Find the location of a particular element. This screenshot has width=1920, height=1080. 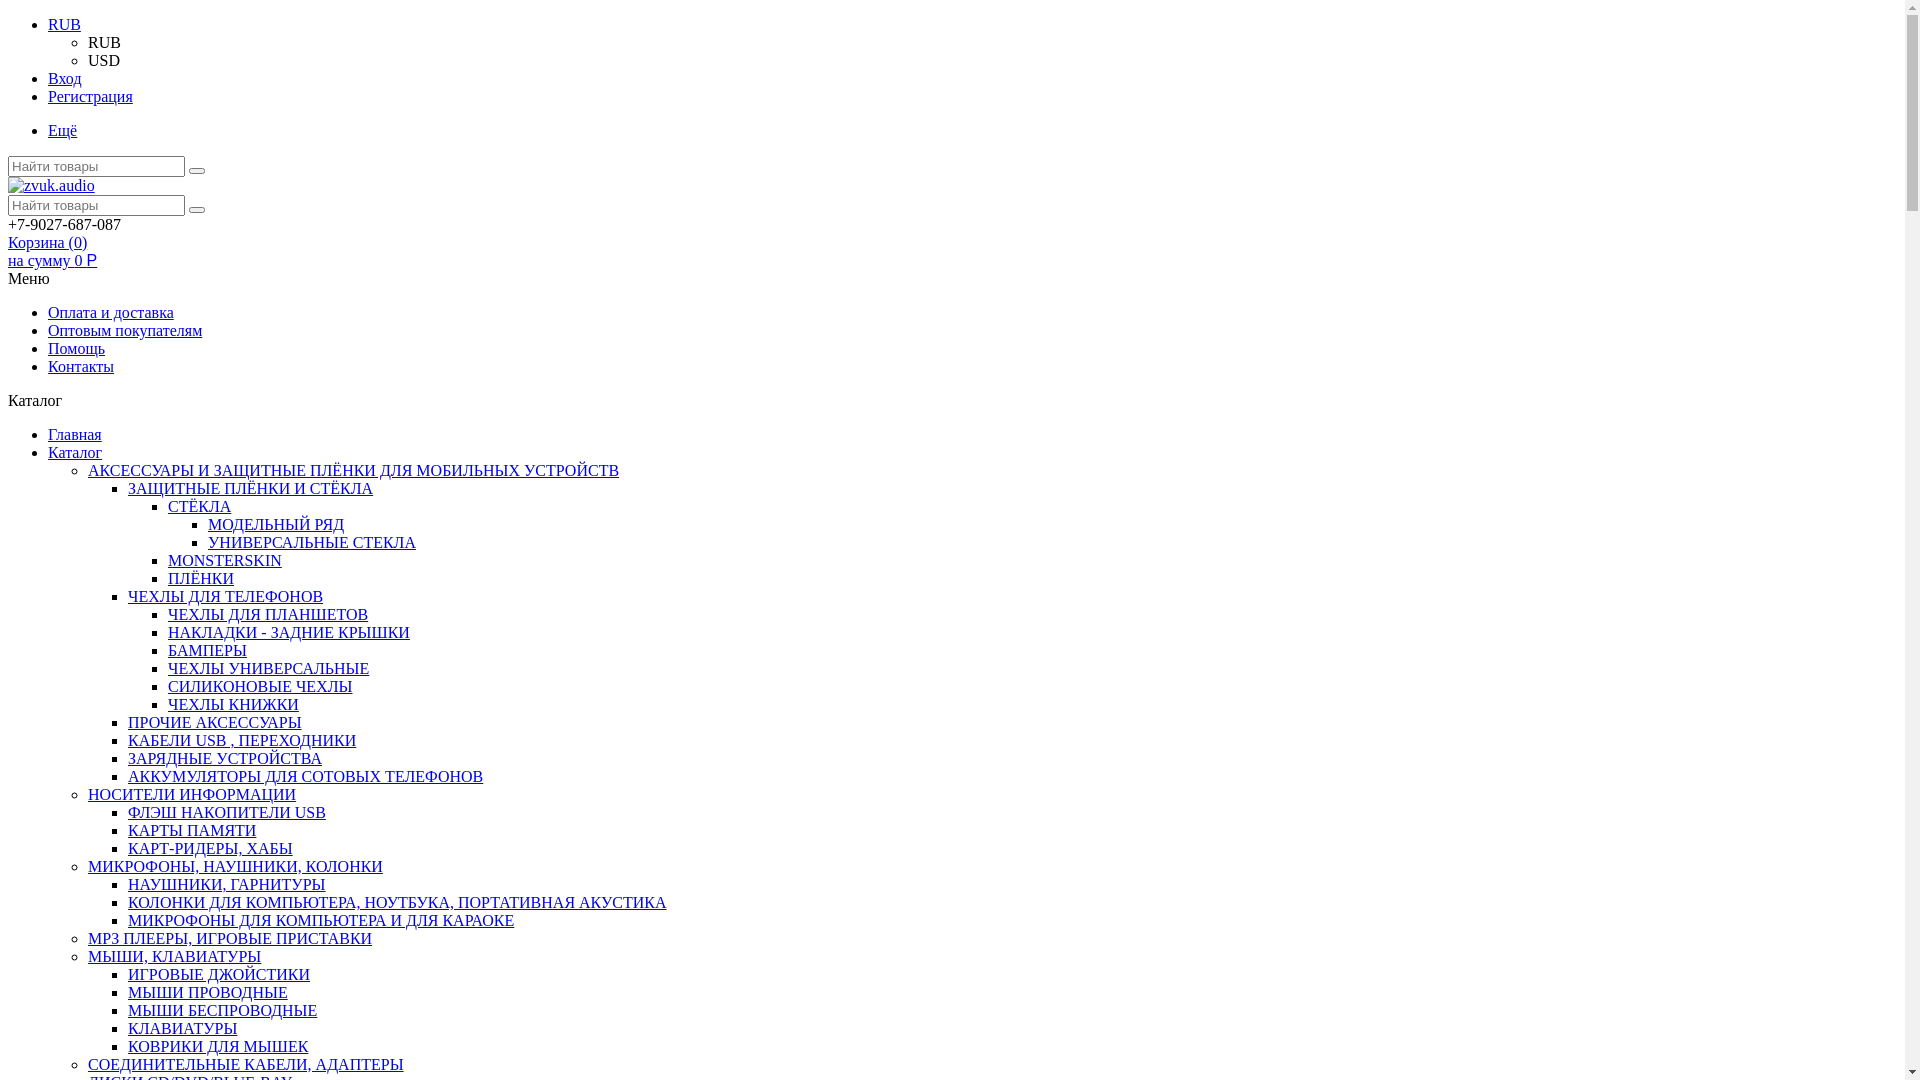

'RUB' is located at coordinates (103, 42).